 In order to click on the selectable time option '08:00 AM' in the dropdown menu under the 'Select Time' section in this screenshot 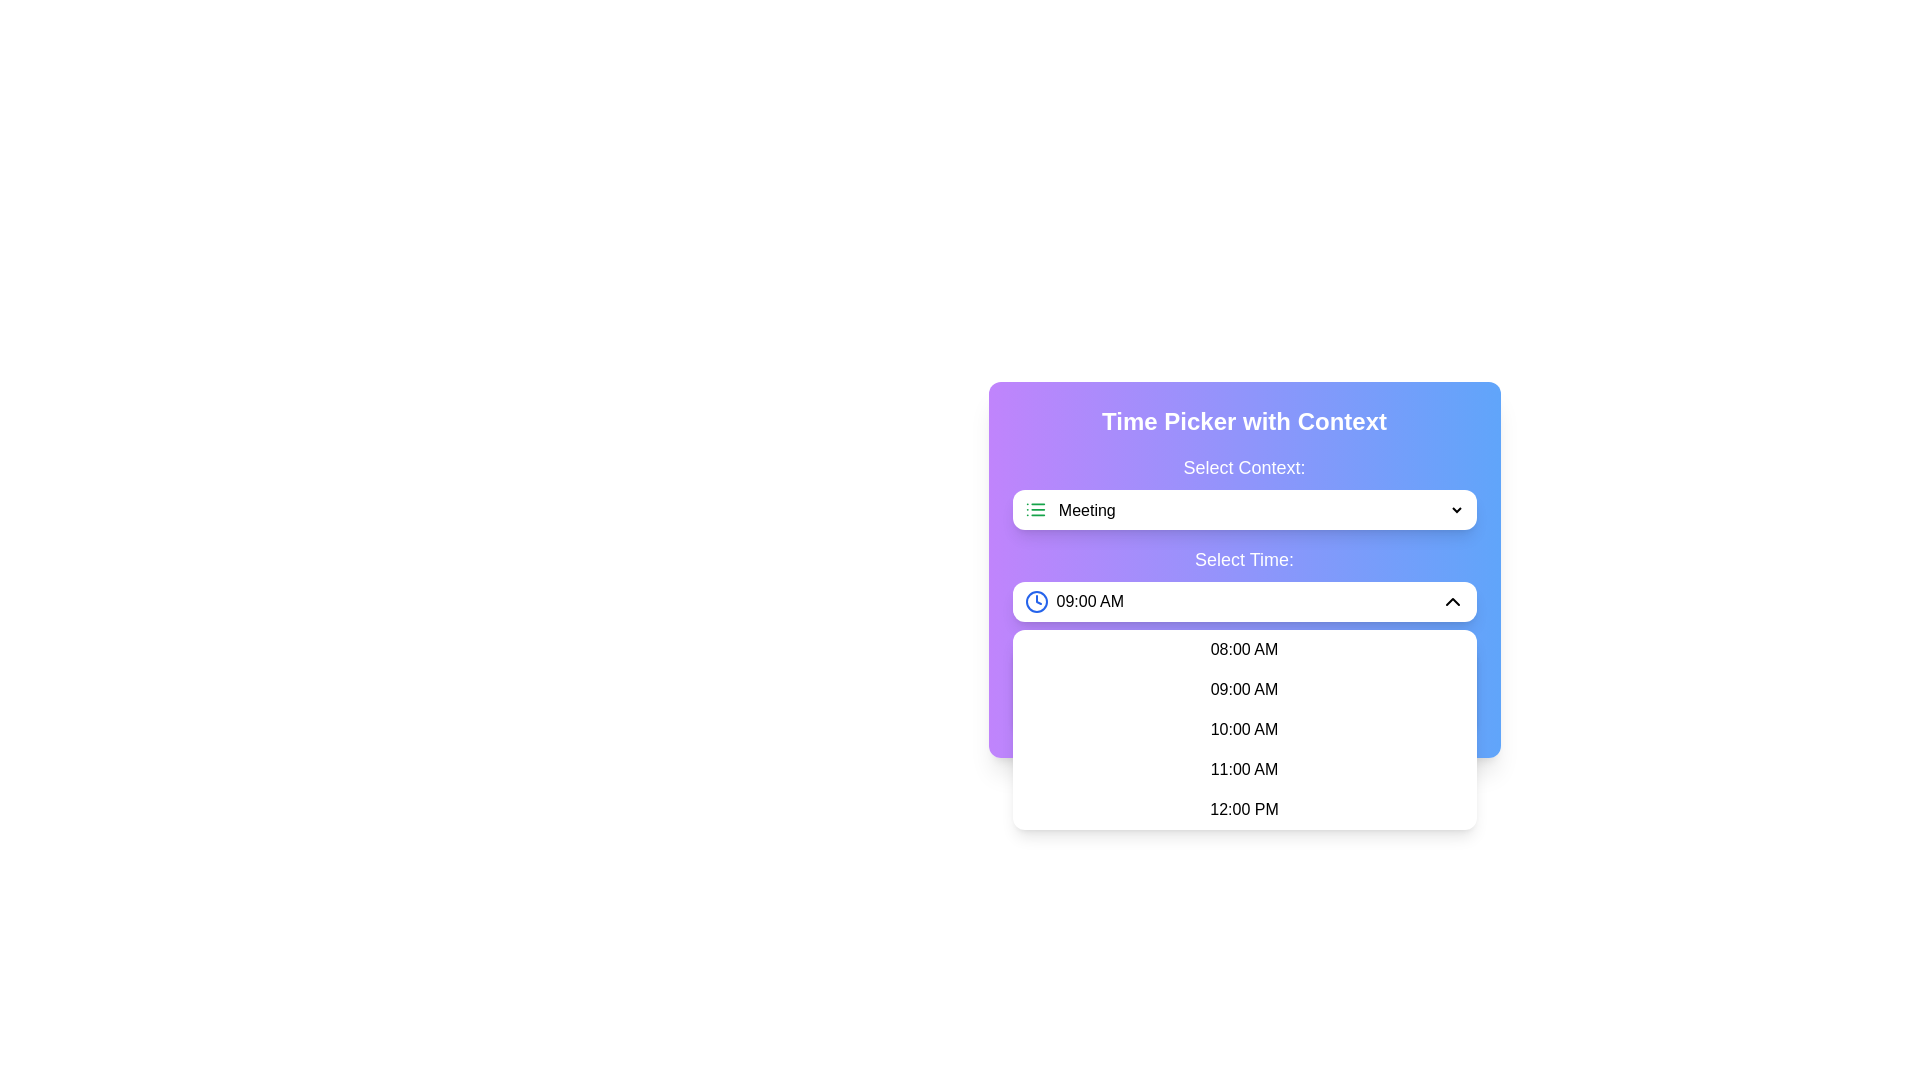, I will do `click(1243, 650)`.